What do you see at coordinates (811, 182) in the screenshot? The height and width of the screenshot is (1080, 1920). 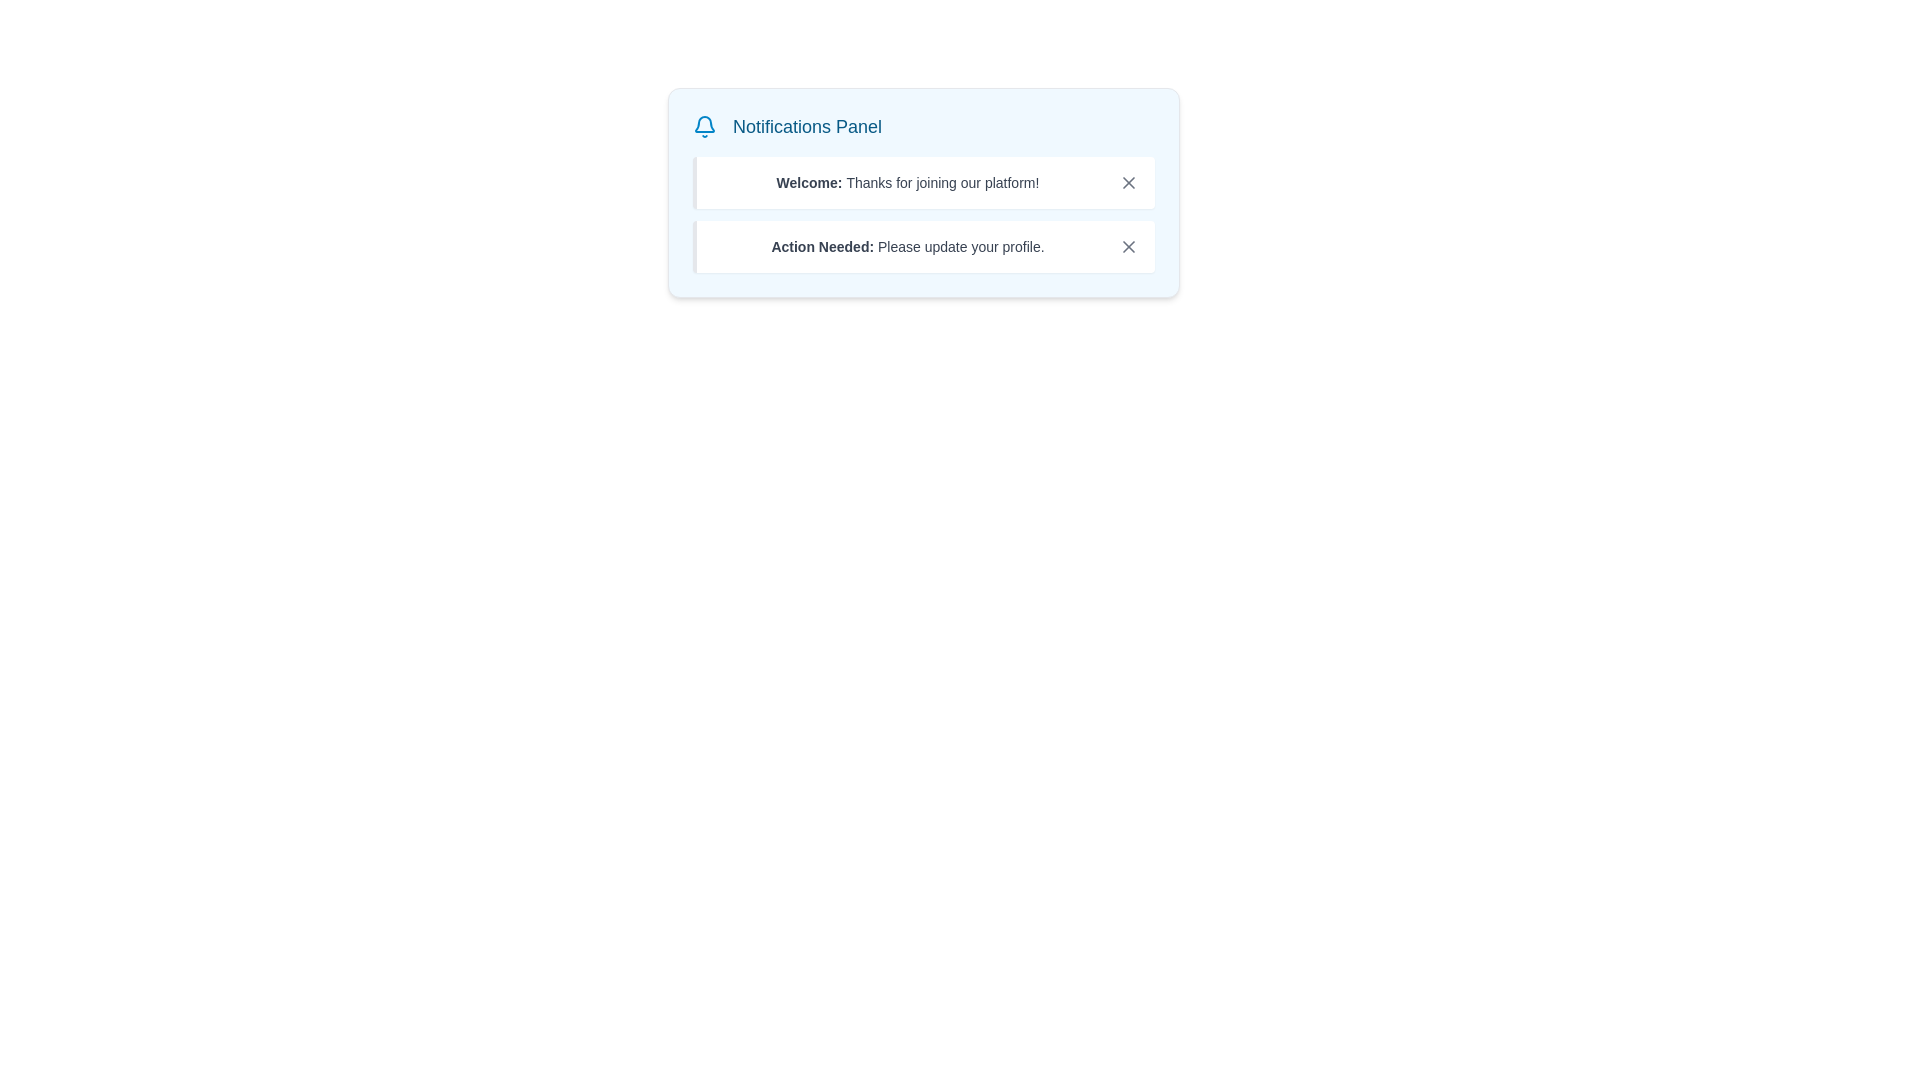 I see `the text label displaying 'Welcome:' in the Notifications Panel, located at the top-central area of the interface` at bounding box center [811, 182].